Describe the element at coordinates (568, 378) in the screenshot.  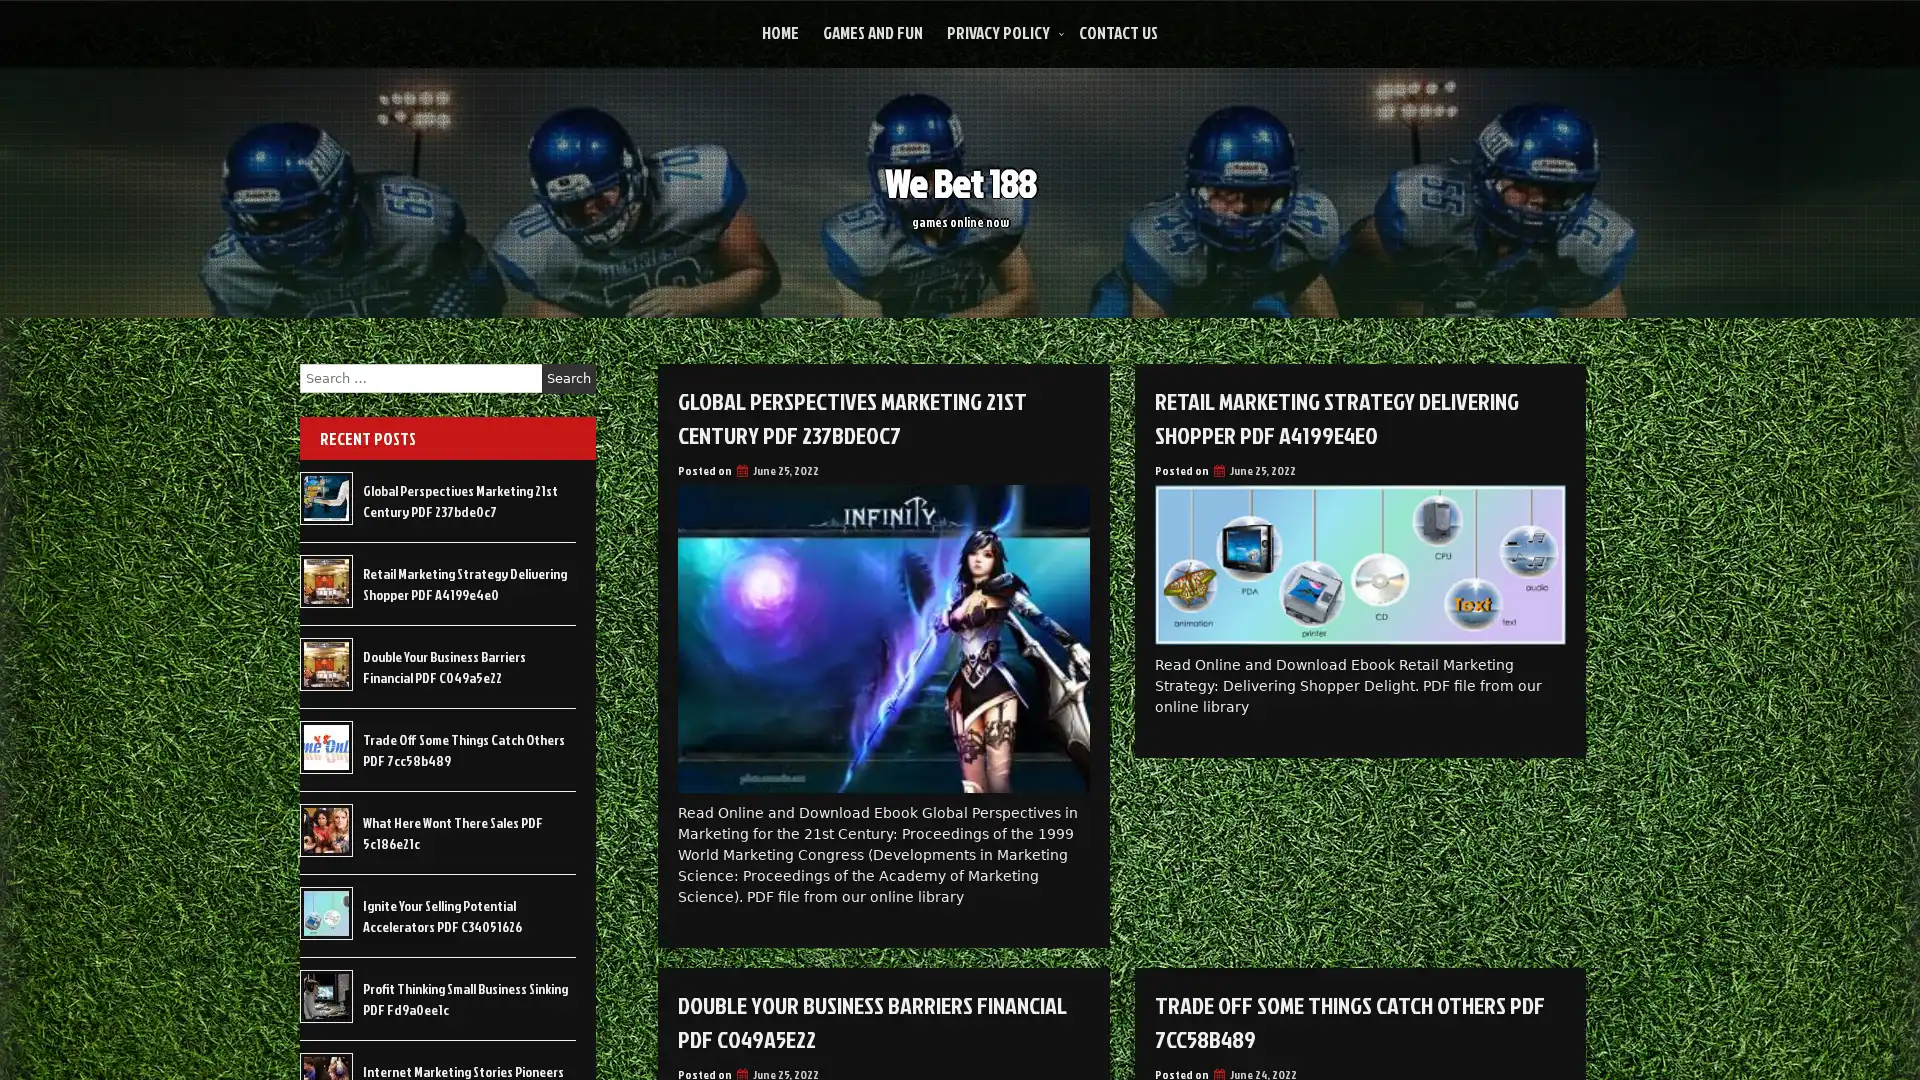
I see `Search` at that location.